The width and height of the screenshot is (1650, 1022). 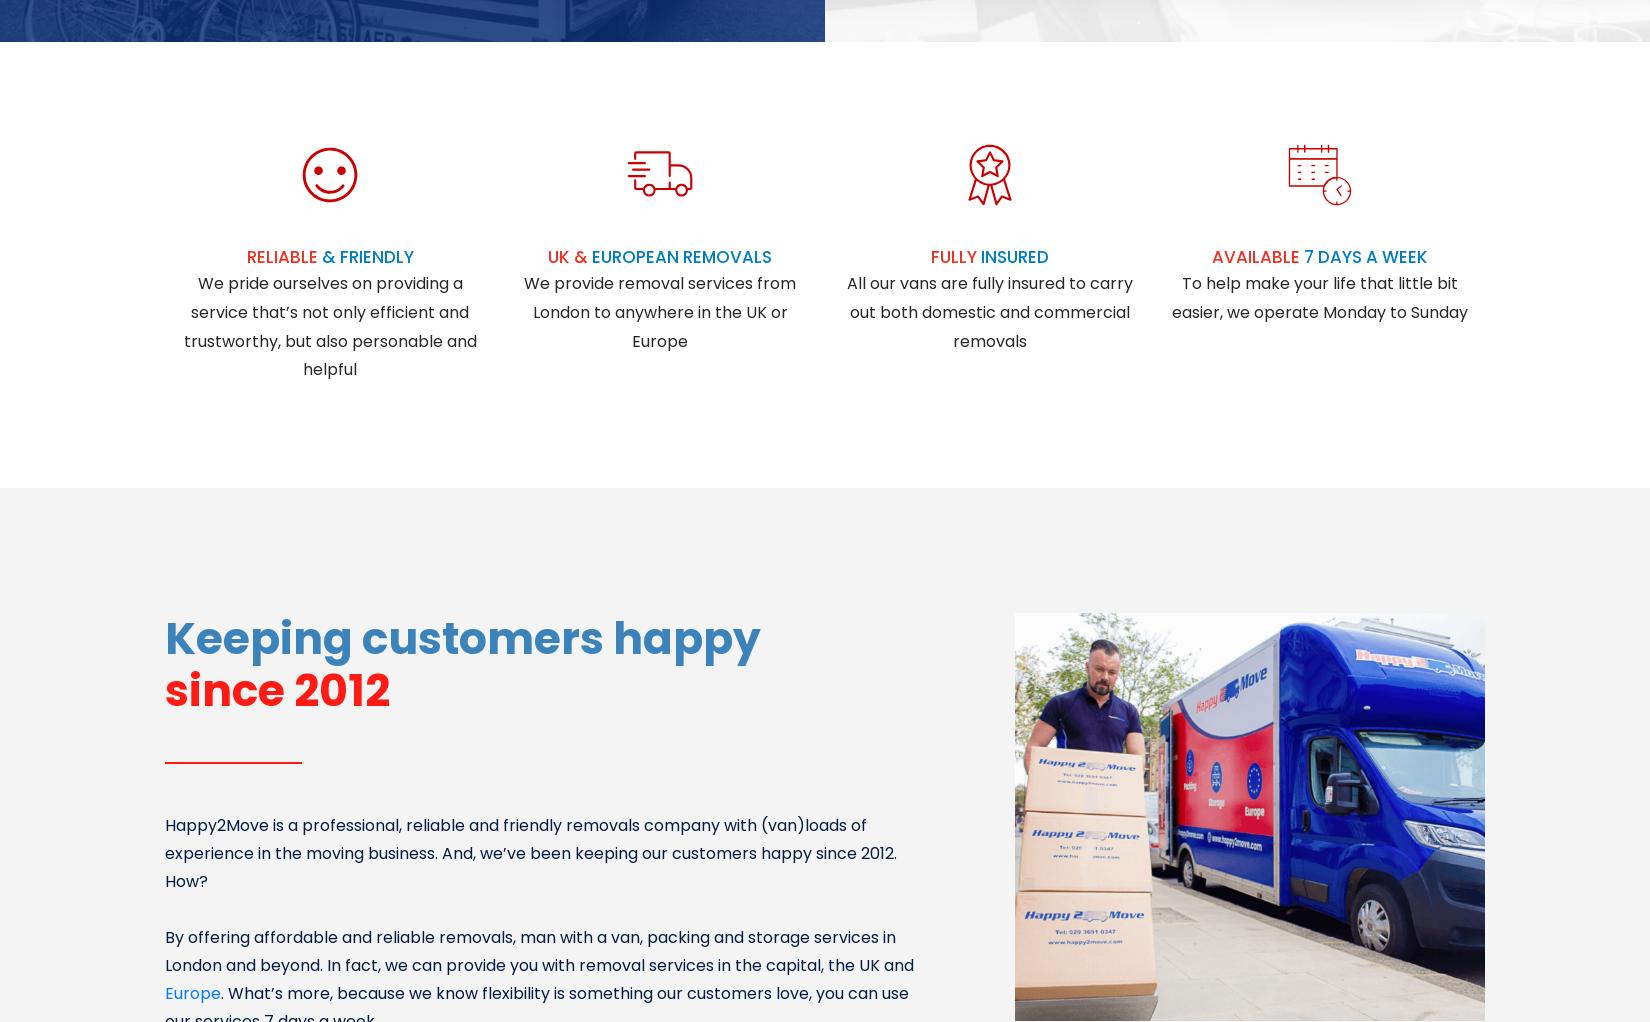 What do you see at coordinates (680, 256) in the screenshot?
I see `'EUROPEAN REMOVALS'` at bounding box center [680, 256].